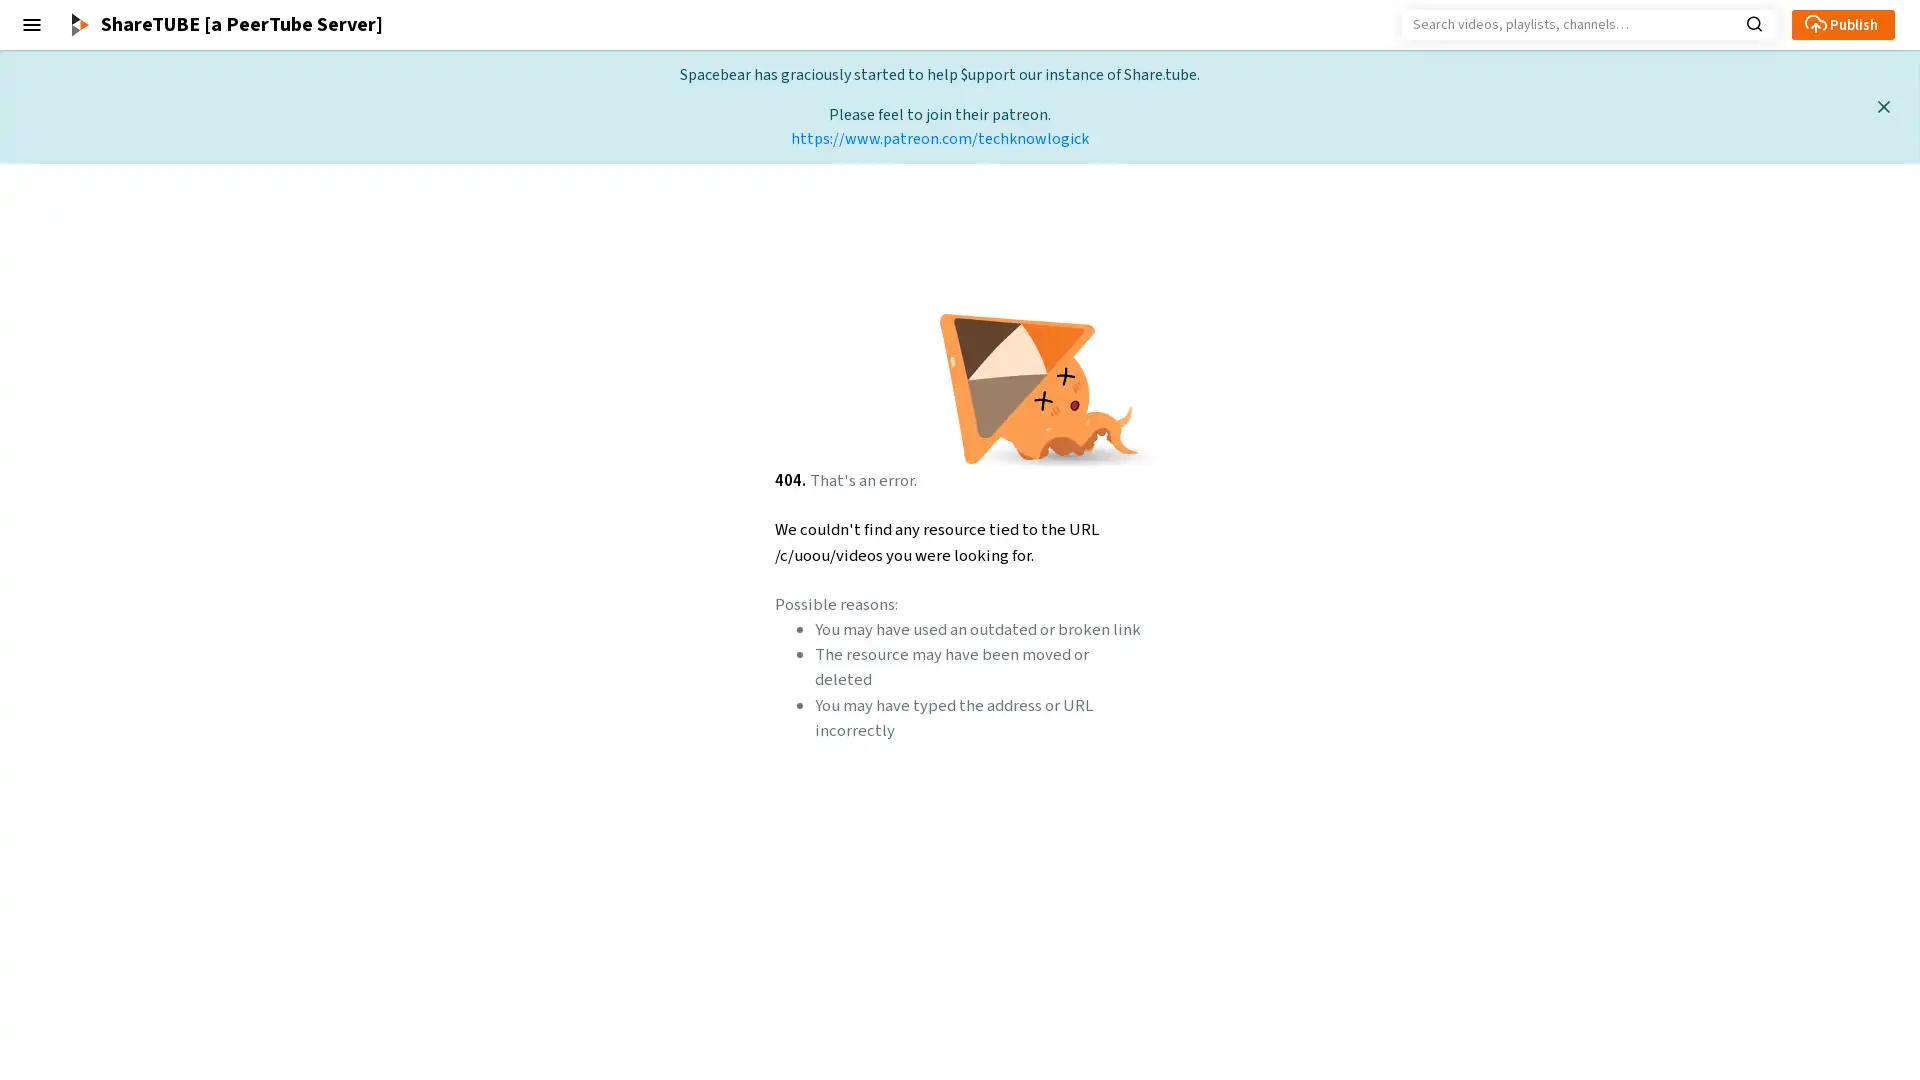 The image size is (1920, 1080). I want to click on Search, so click(1753, 22).